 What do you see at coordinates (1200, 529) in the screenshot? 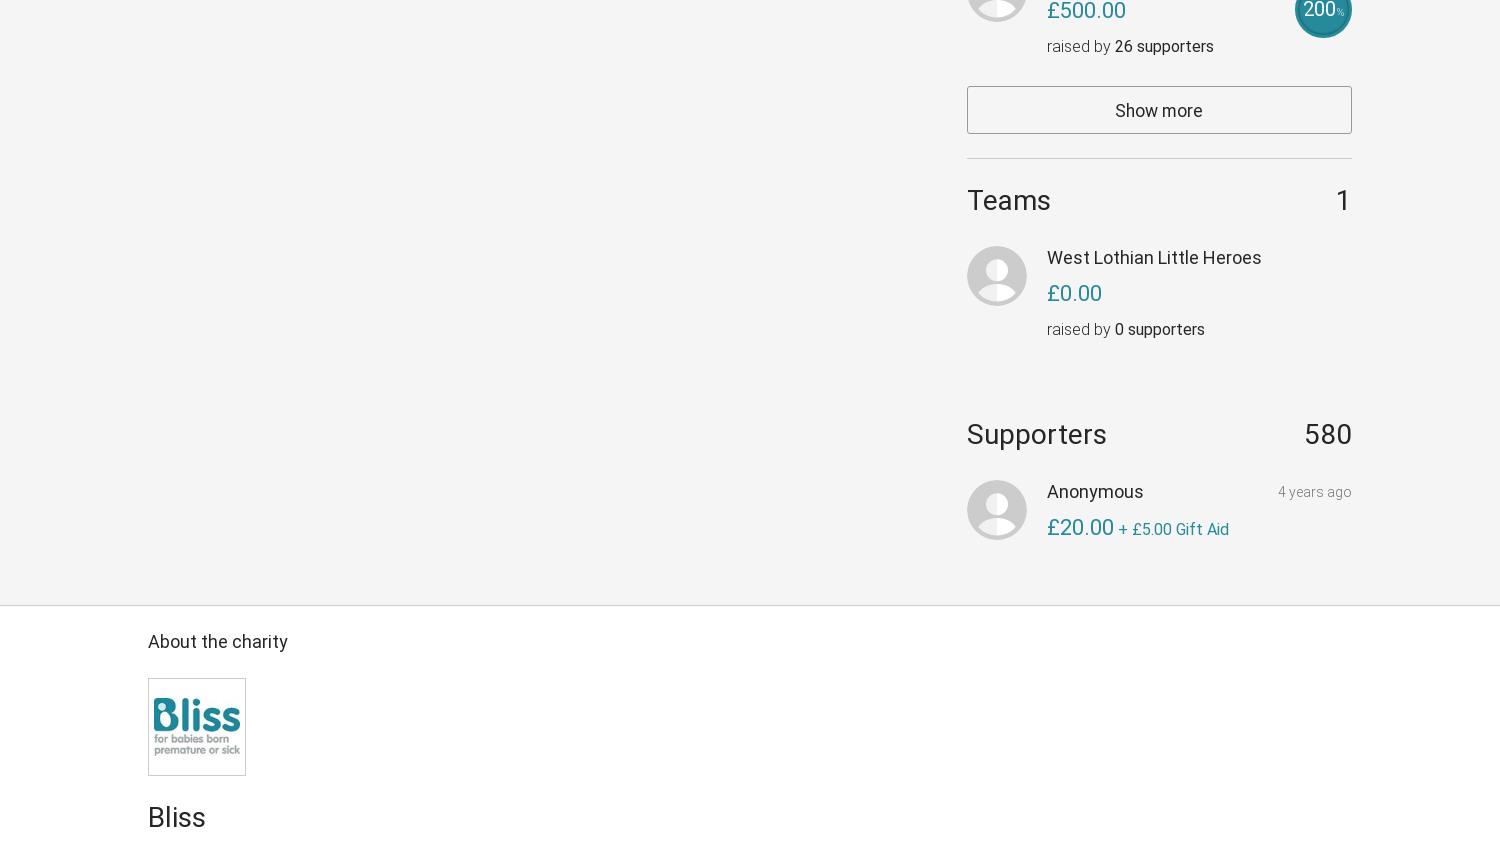
I see `'Gift Aid'` at bounding box center [1200, 529].